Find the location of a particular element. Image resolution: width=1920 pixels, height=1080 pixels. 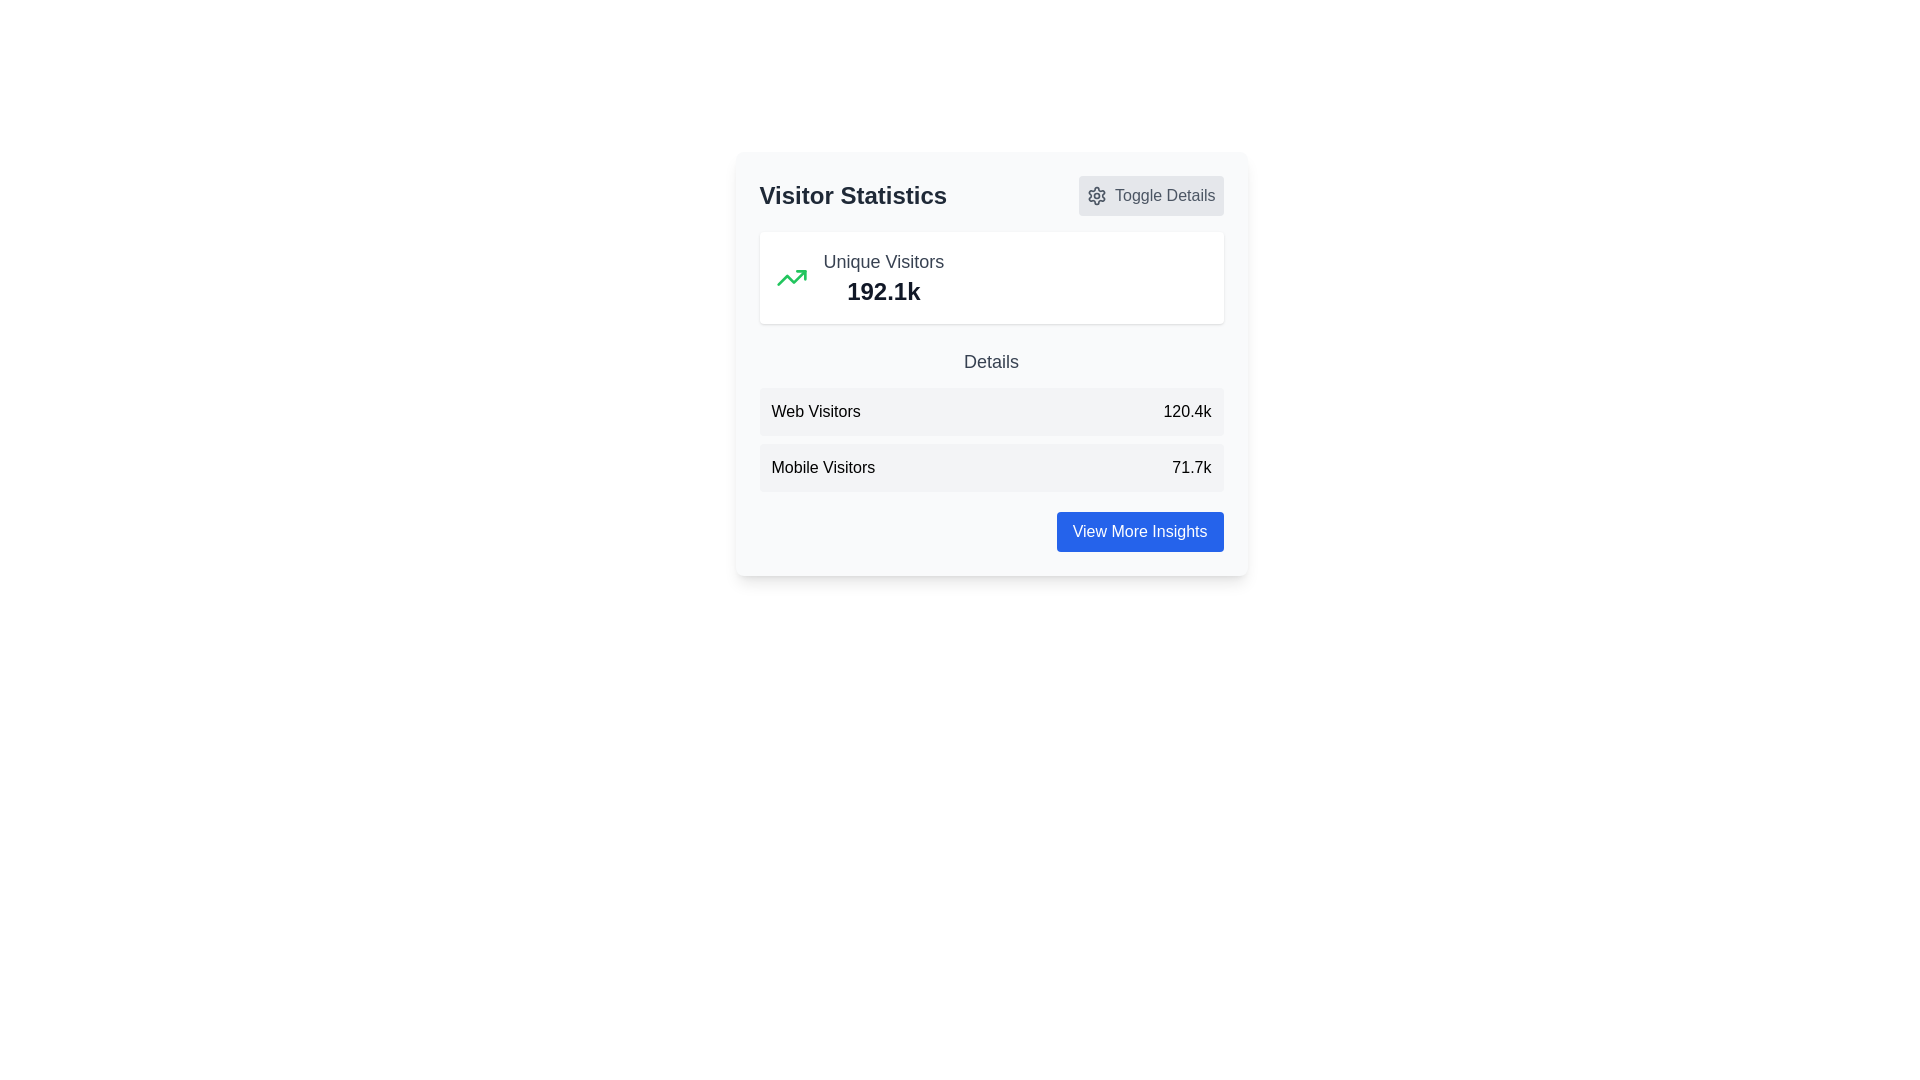

the Text Label that serves as a title for visitor statistics, located in the upper left corner of the card, to the left of the 'Toggle Details' button is located at coordinates (853, 196).